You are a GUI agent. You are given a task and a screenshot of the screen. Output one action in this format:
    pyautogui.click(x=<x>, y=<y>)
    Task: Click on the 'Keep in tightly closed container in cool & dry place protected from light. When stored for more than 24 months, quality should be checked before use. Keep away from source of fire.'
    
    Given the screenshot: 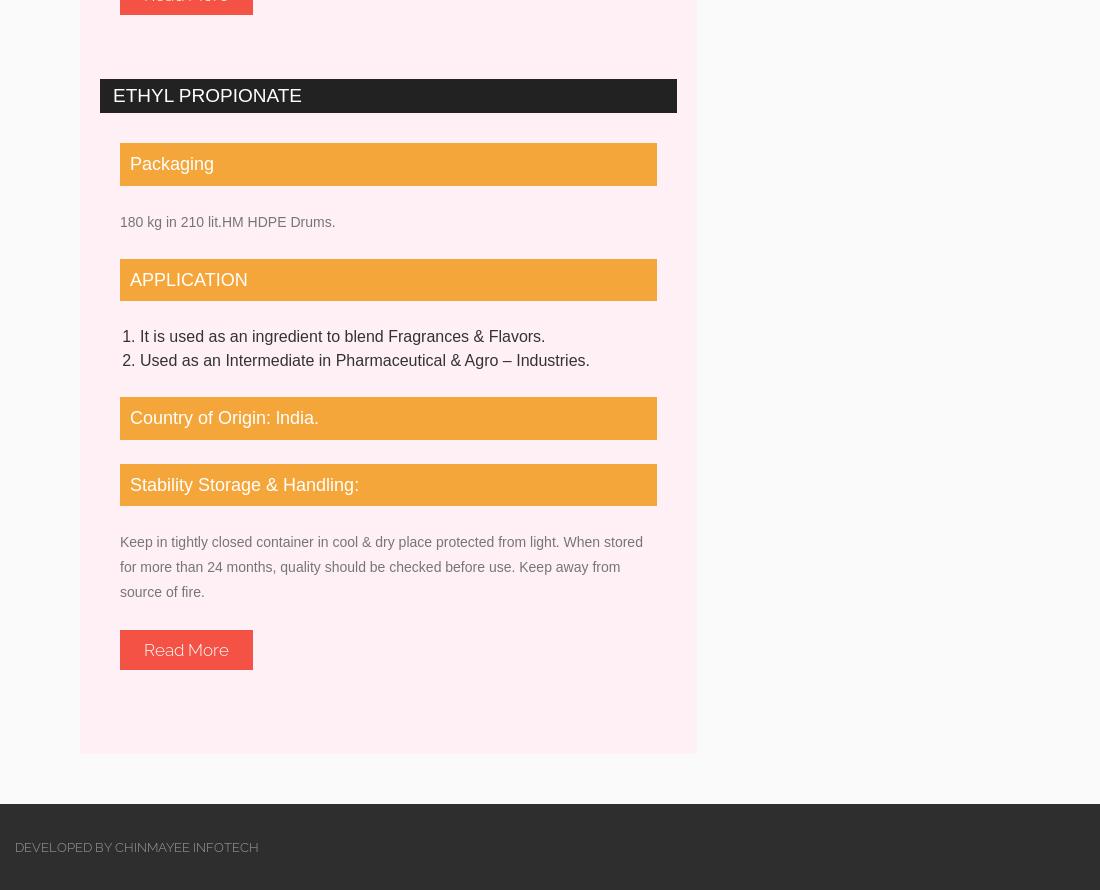 What is the action you would take?
    pyautogui.click(x=381, y=566)
    